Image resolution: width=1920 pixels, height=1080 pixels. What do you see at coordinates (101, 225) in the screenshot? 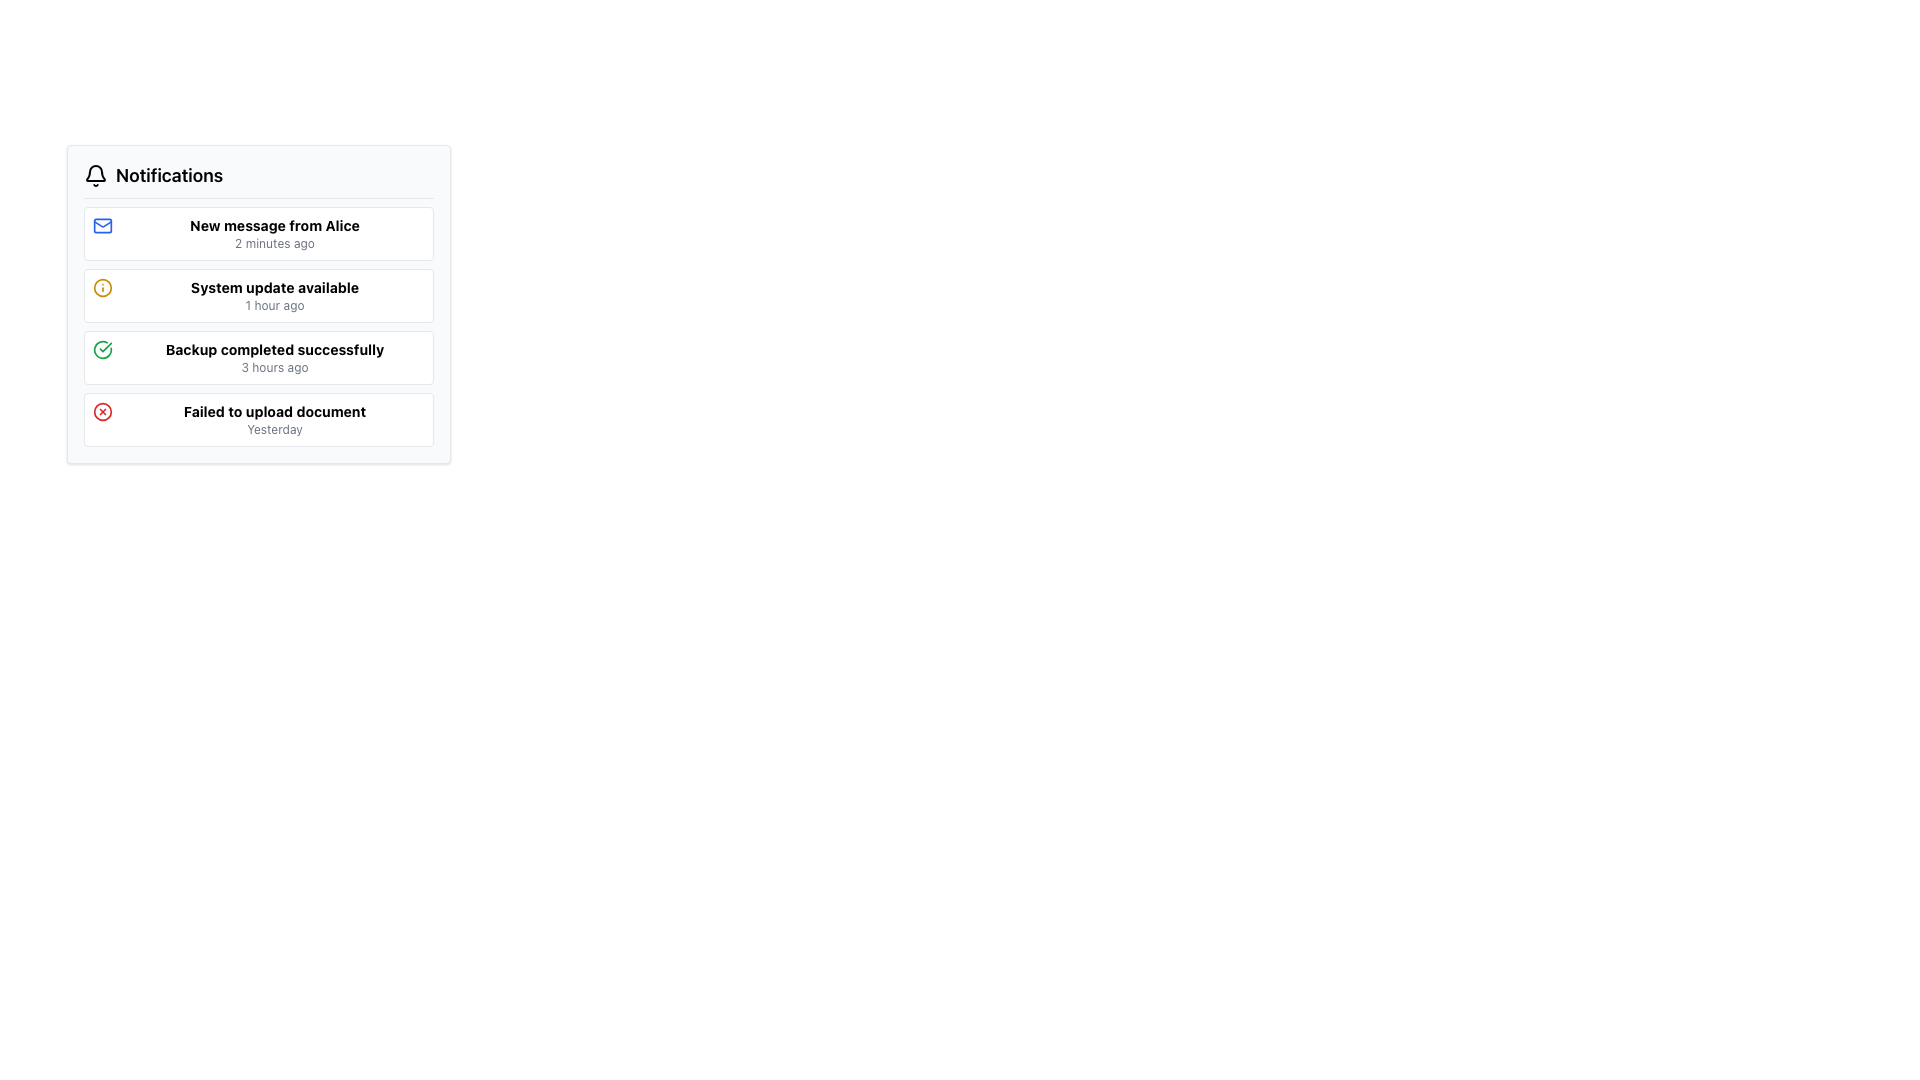
I see `the email notification icon located to the left of the text 'New message from Alice' in the notification card` at bounding box center [101, 225].